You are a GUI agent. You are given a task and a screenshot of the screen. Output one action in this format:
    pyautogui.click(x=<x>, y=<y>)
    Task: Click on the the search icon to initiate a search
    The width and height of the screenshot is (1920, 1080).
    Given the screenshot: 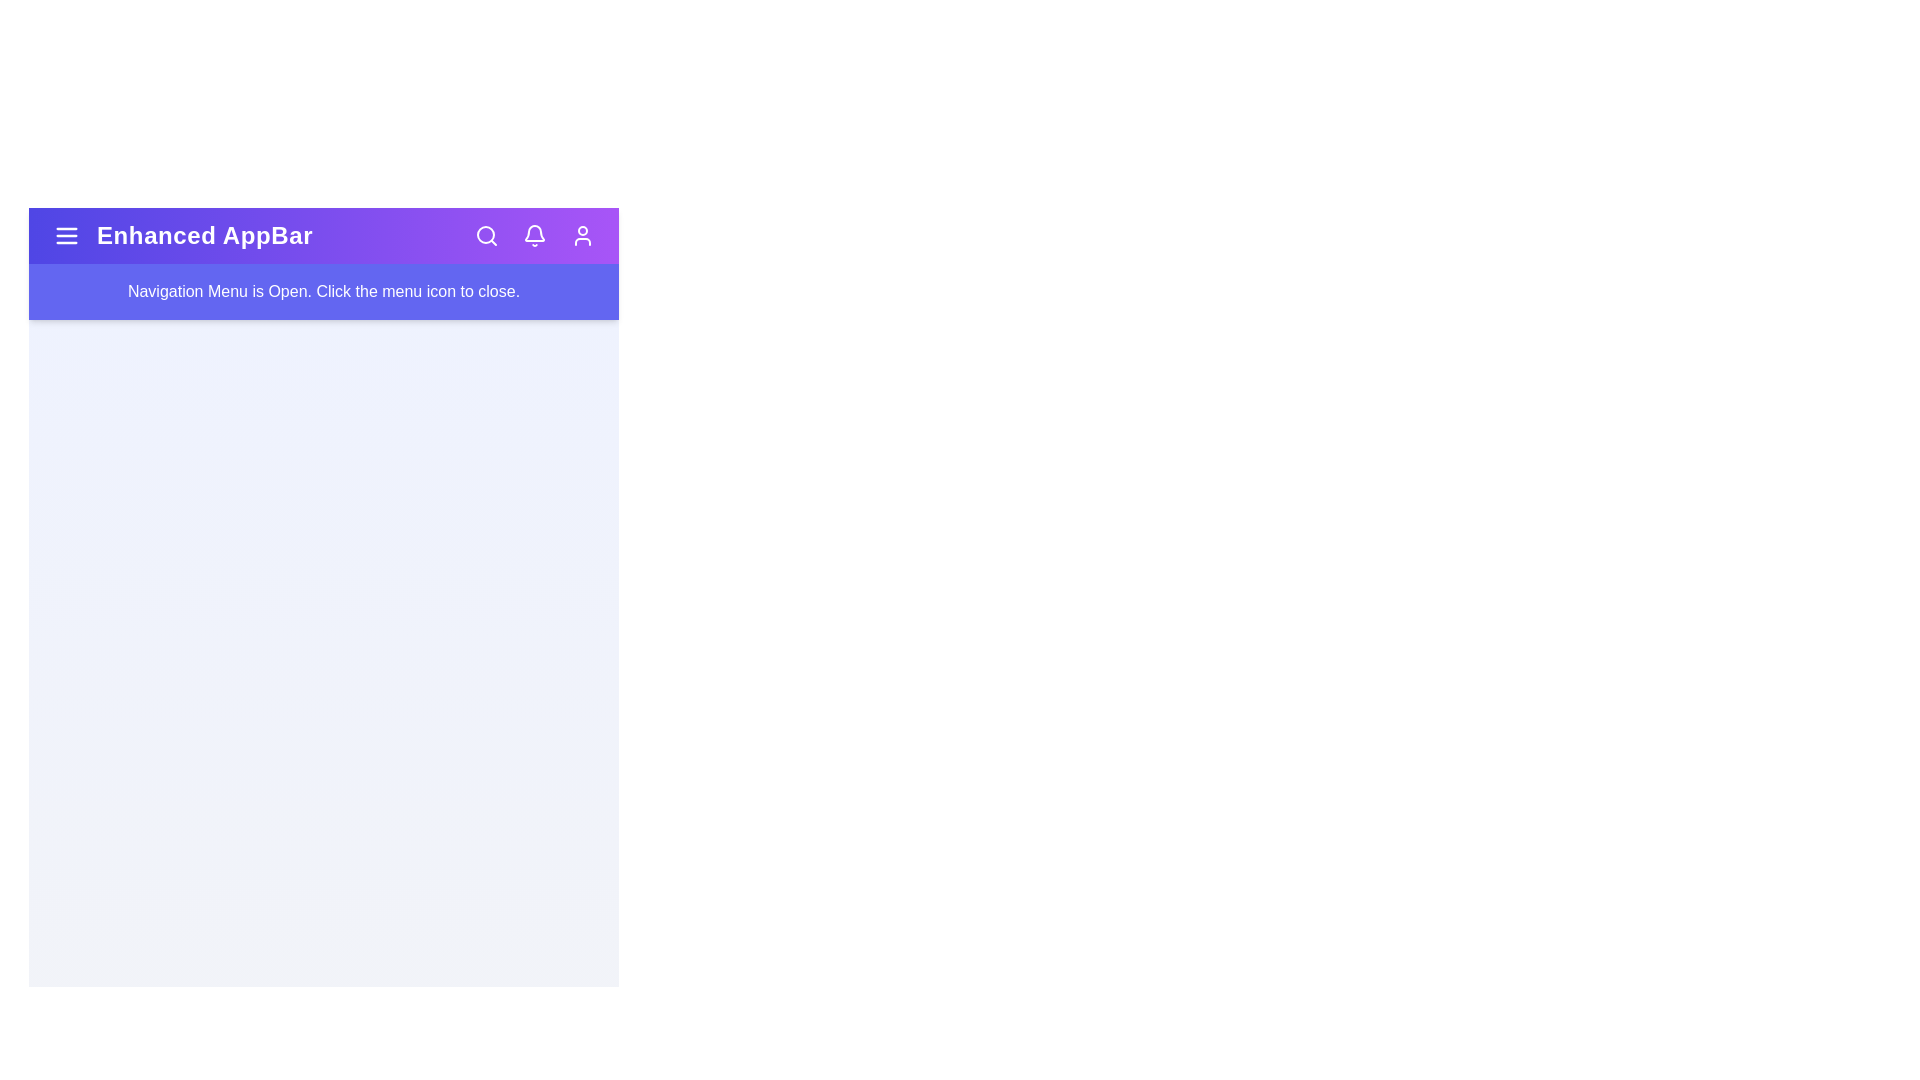 What is the action you would take?
    pyautogui.click(x=486, y=234)
    